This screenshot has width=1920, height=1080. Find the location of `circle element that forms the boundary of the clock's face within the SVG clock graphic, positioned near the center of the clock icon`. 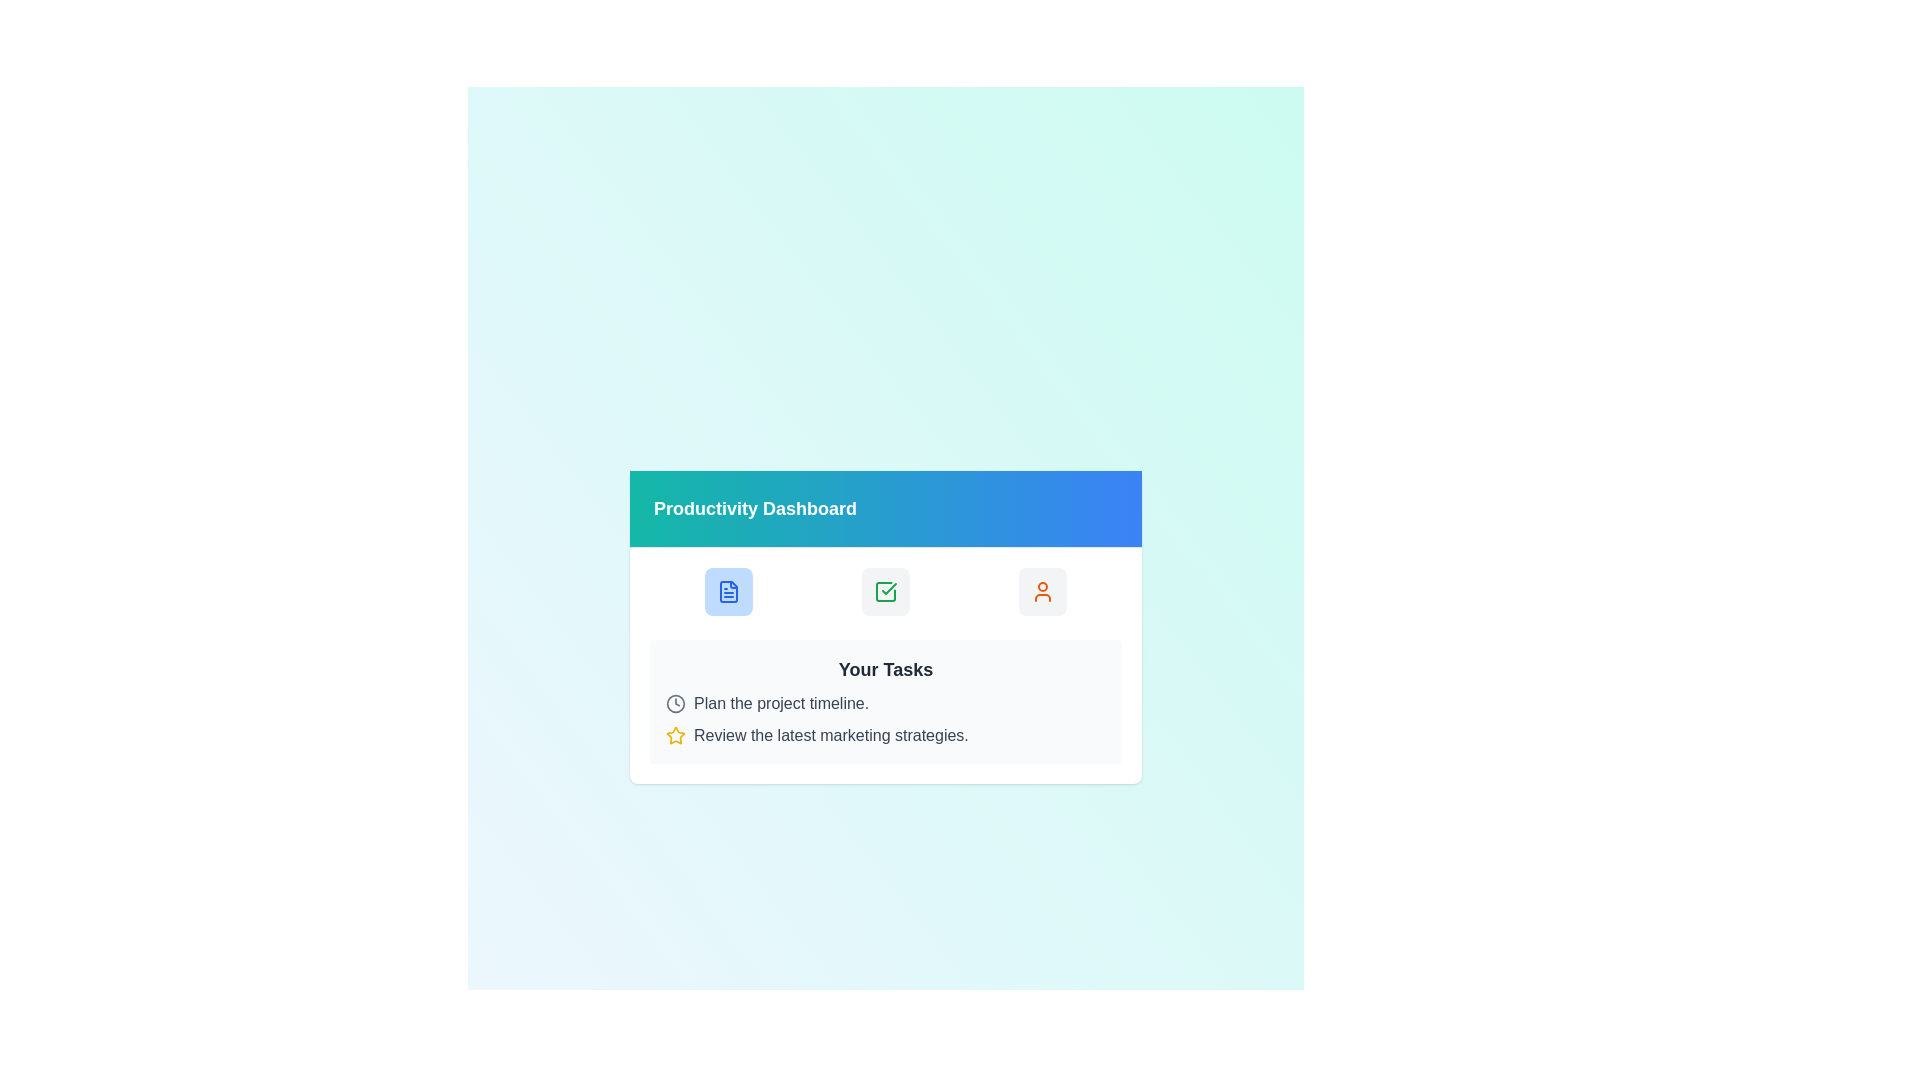

circle element that forms the boundary of the clock's face within the SVG clock graphic, positioned near the center of the clock icon is located at coordinates (676, 702).